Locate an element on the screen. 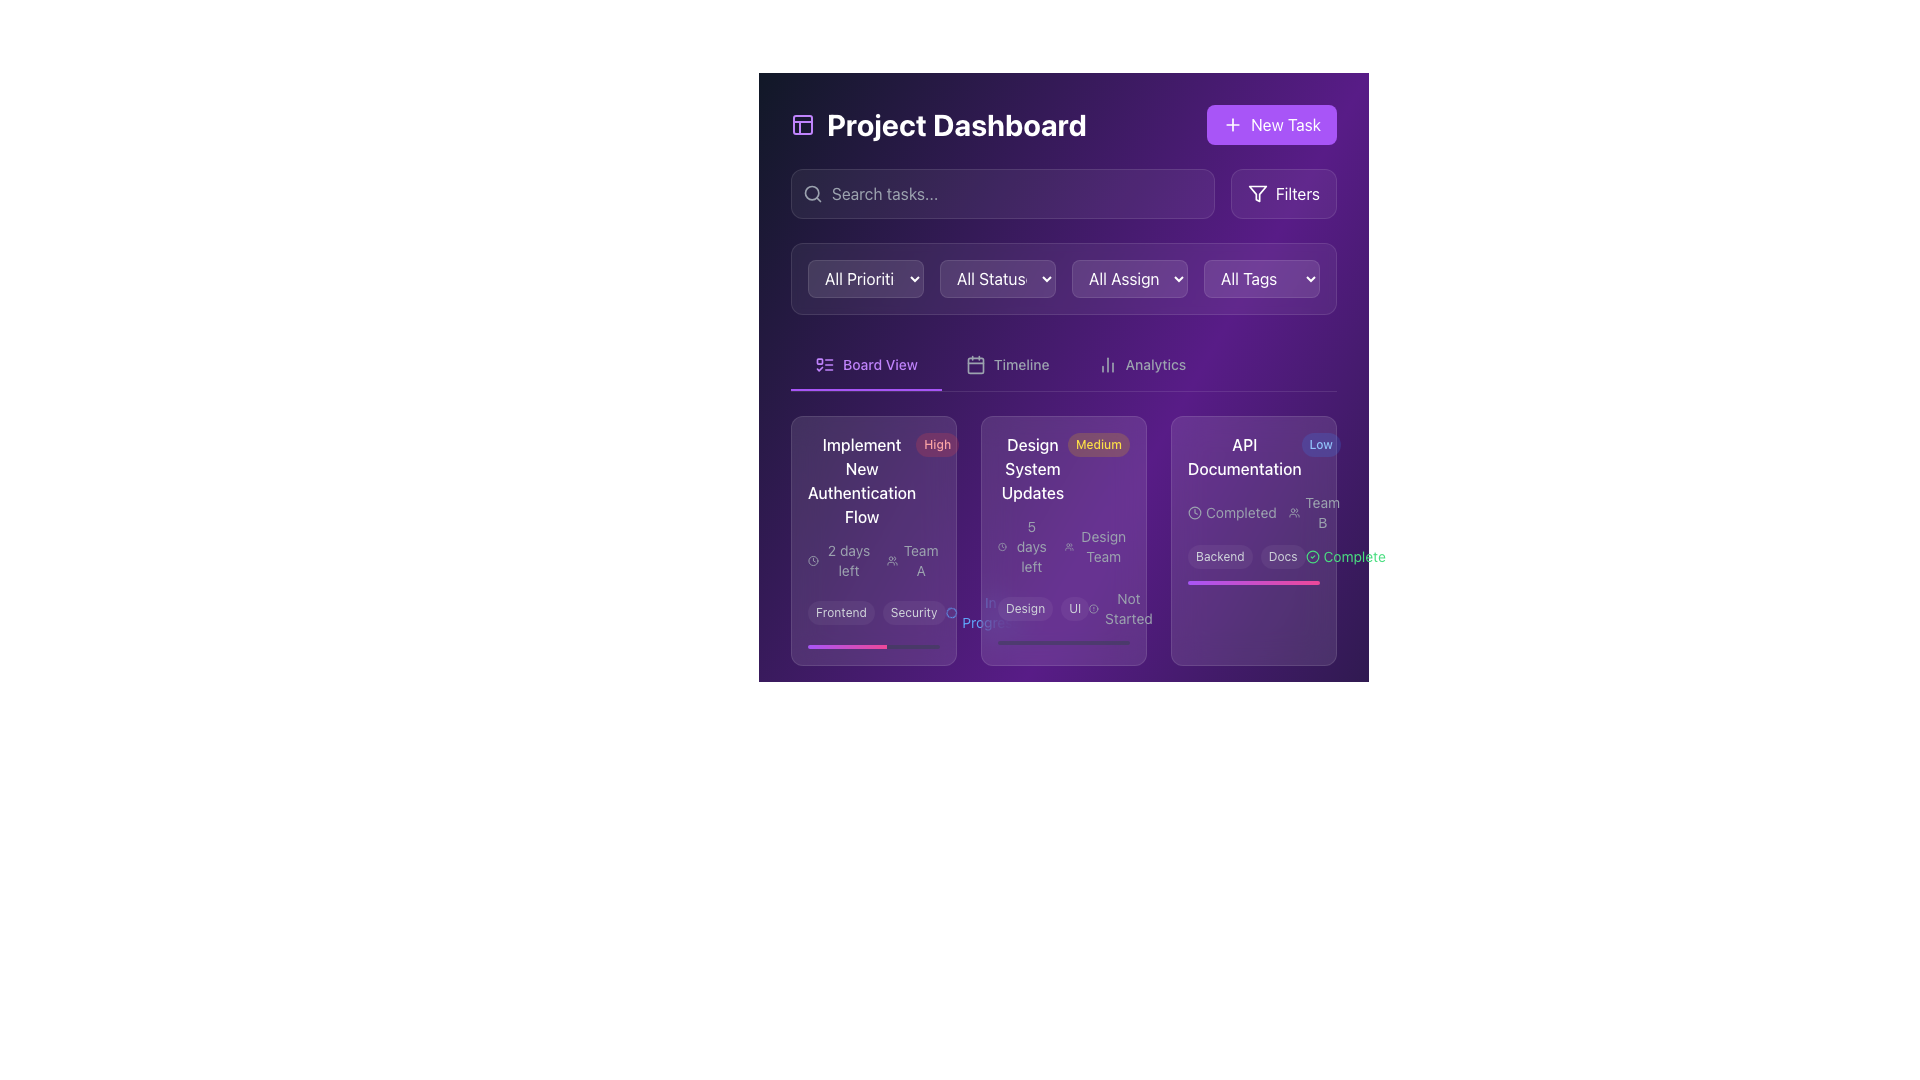  the small square icon with a paneled design and light purple color located to the left of the 'Project Dashboard' text is located at coordinates (802, 124).